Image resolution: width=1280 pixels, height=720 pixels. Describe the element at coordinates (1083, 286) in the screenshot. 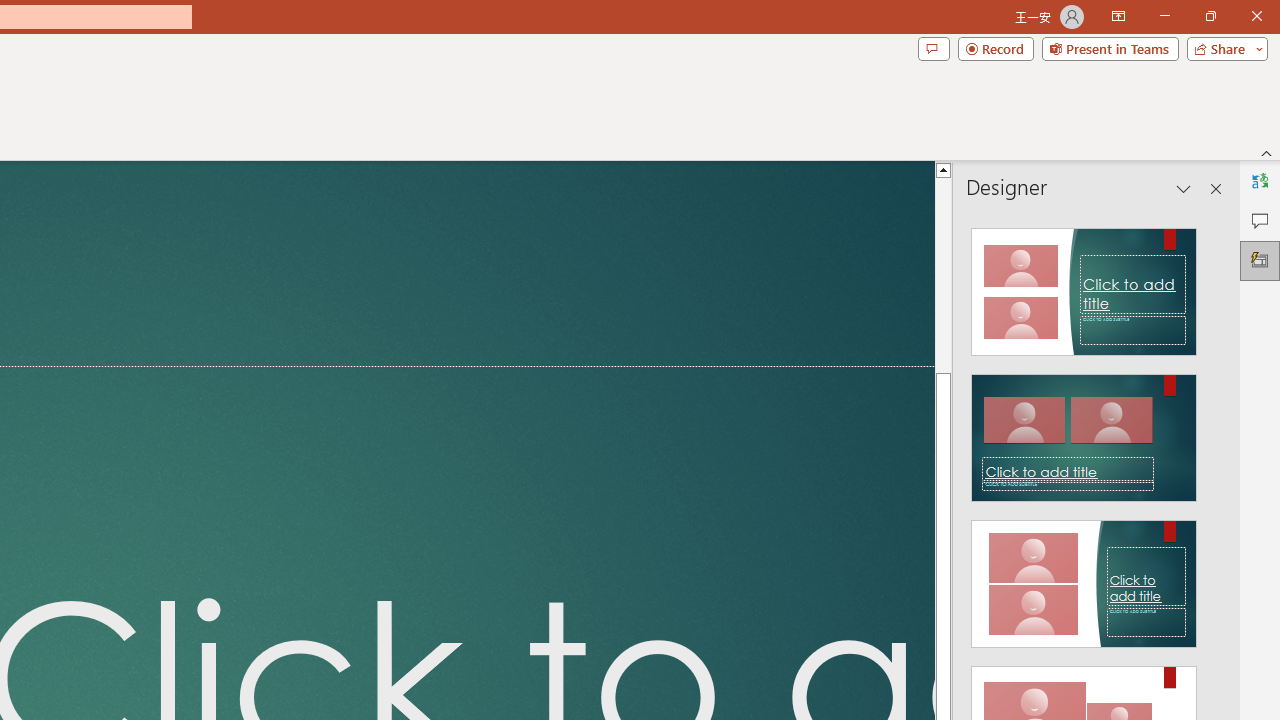

I see `'Recommended Design: Design Idea'` at that location.